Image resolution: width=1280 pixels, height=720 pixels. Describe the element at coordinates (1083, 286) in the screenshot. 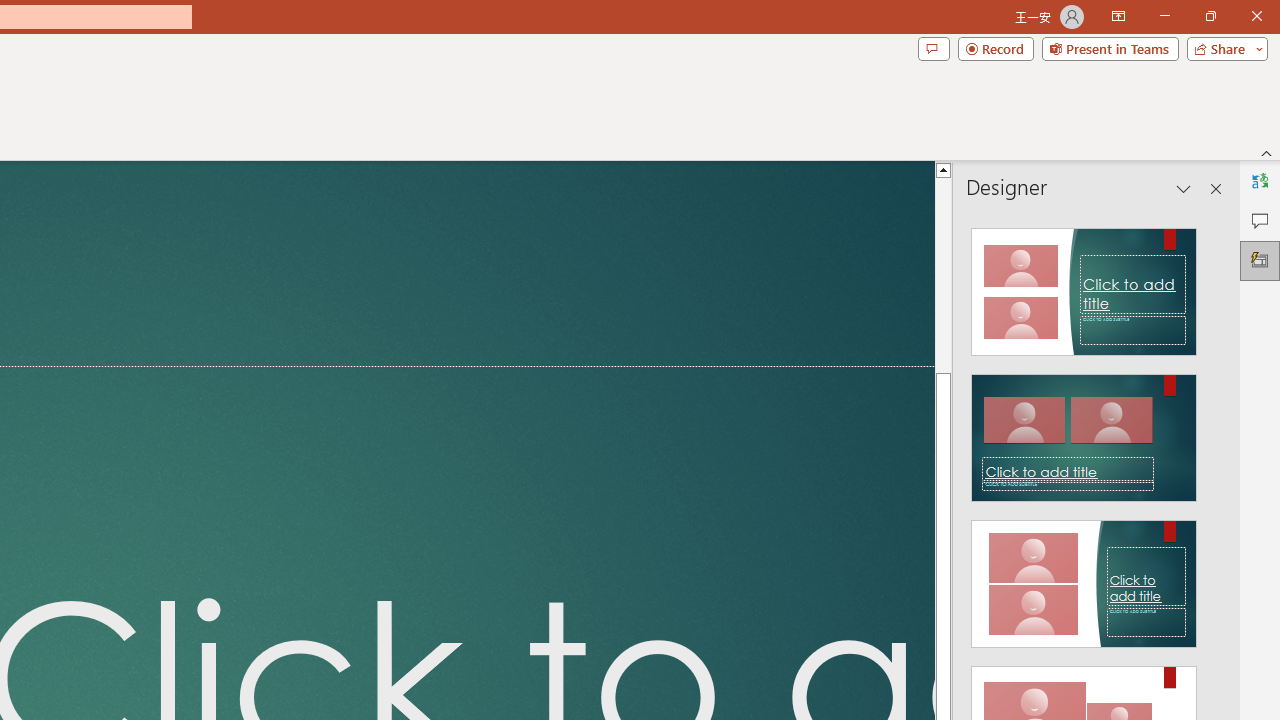

I see `'Recommended Design: Design Idea'` at that location.